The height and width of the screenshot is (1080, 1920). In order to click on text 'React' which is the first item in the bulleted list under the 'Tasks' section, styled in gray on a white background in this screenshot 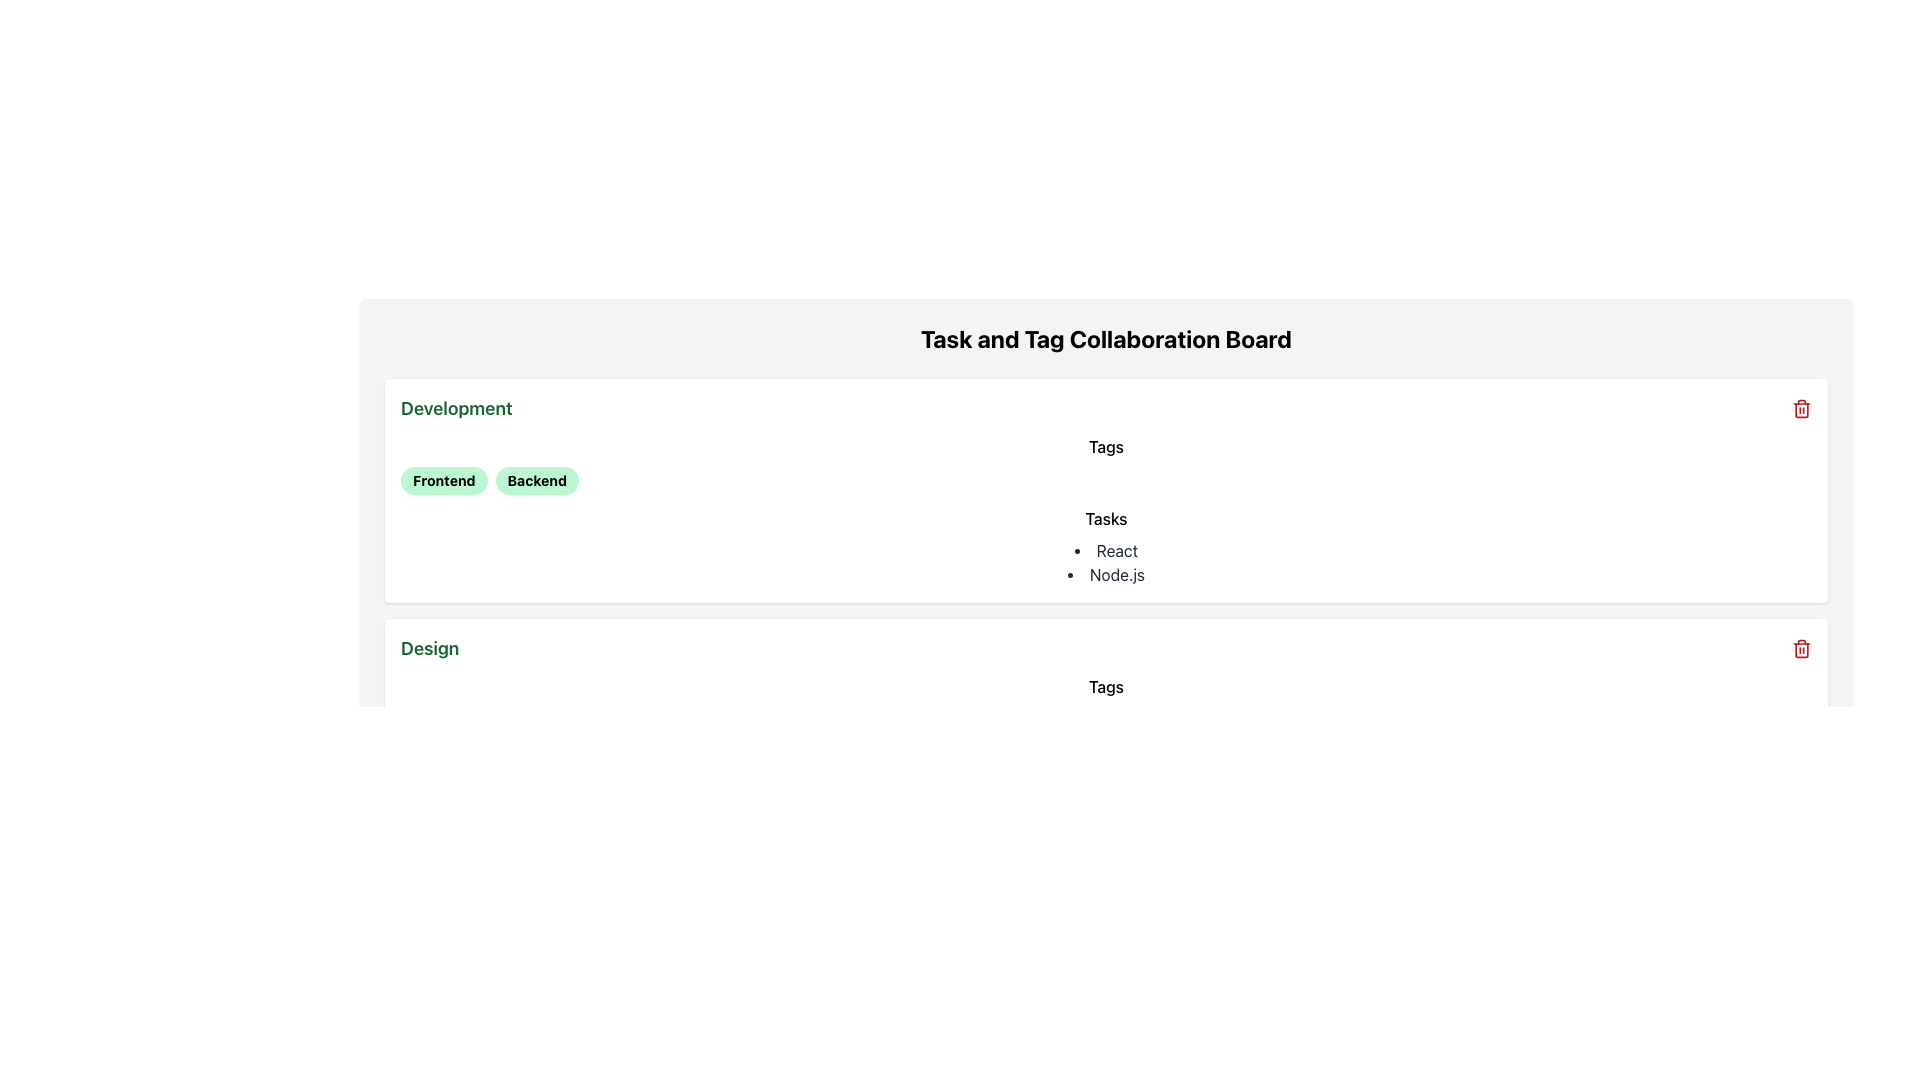, I will do `click(1105, 551)`.